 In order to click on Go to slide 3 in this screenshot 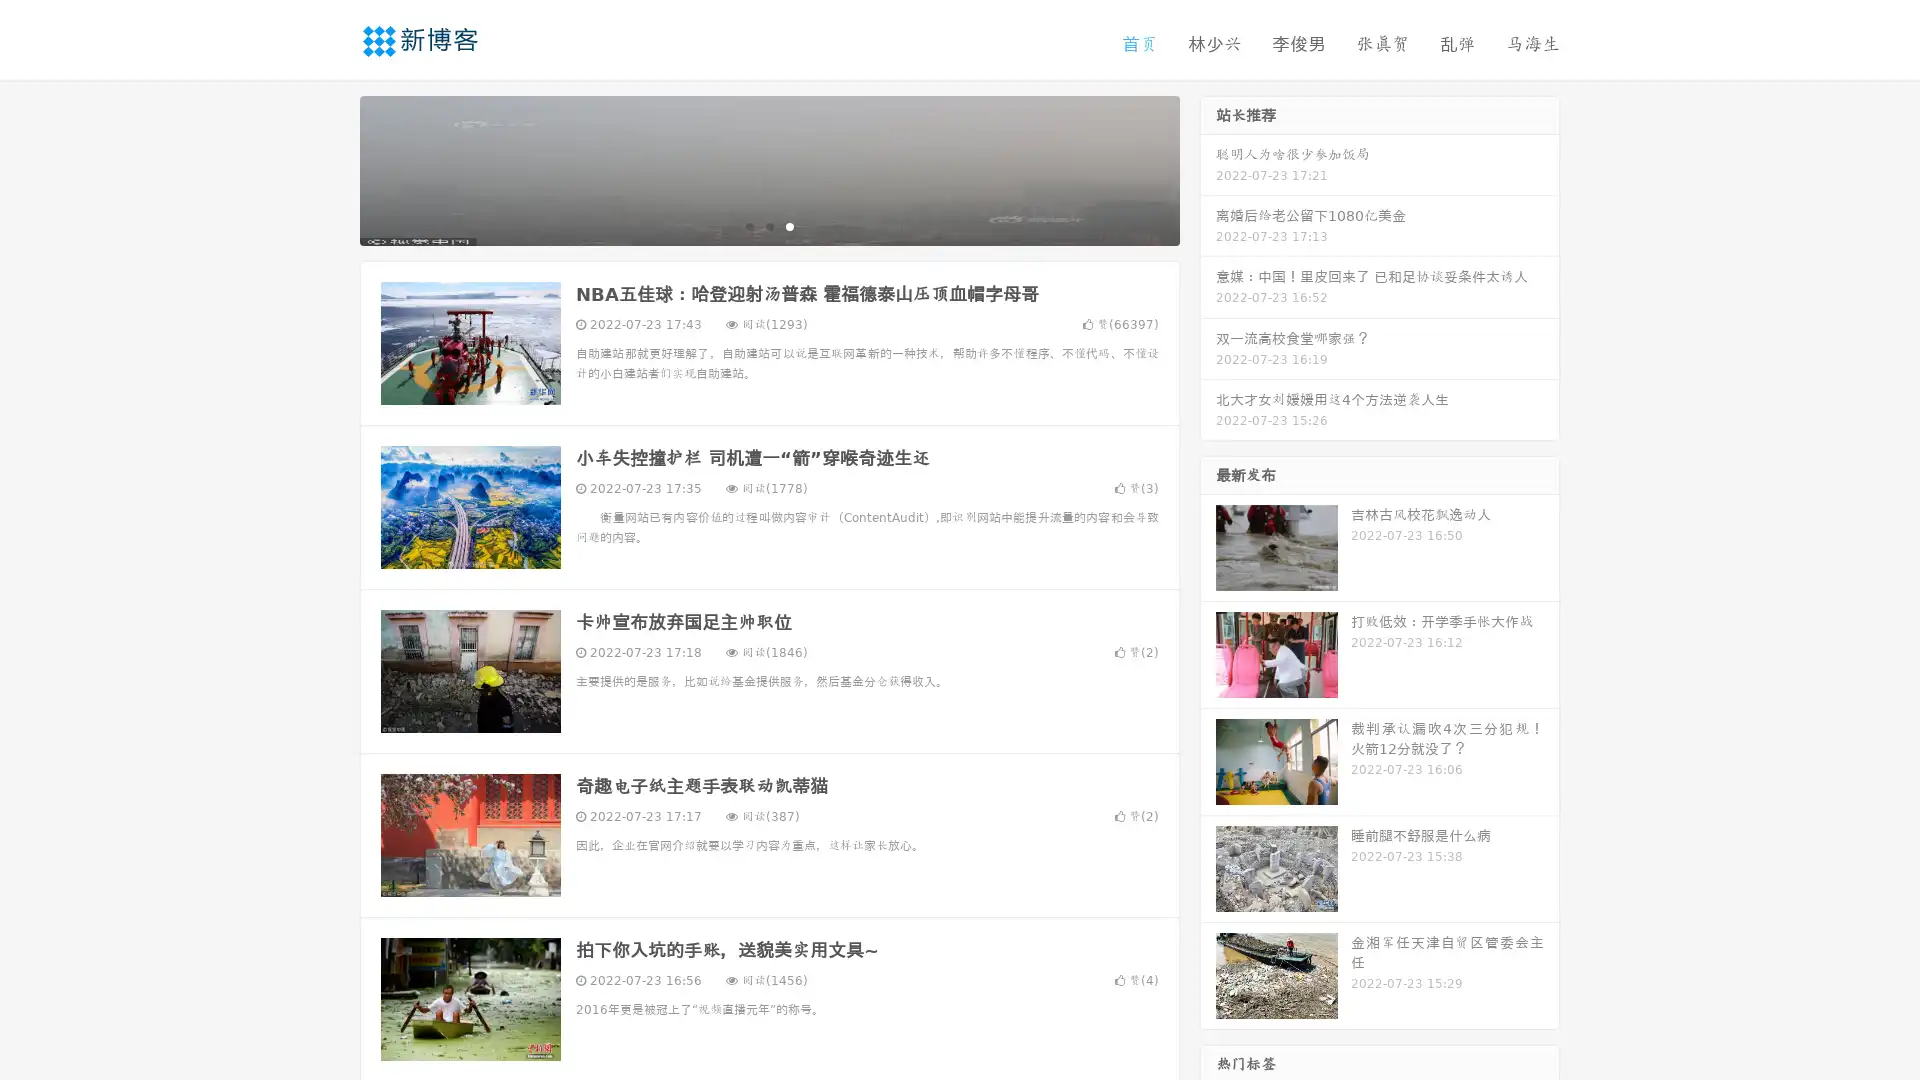, I will do `click(789, 225)`.